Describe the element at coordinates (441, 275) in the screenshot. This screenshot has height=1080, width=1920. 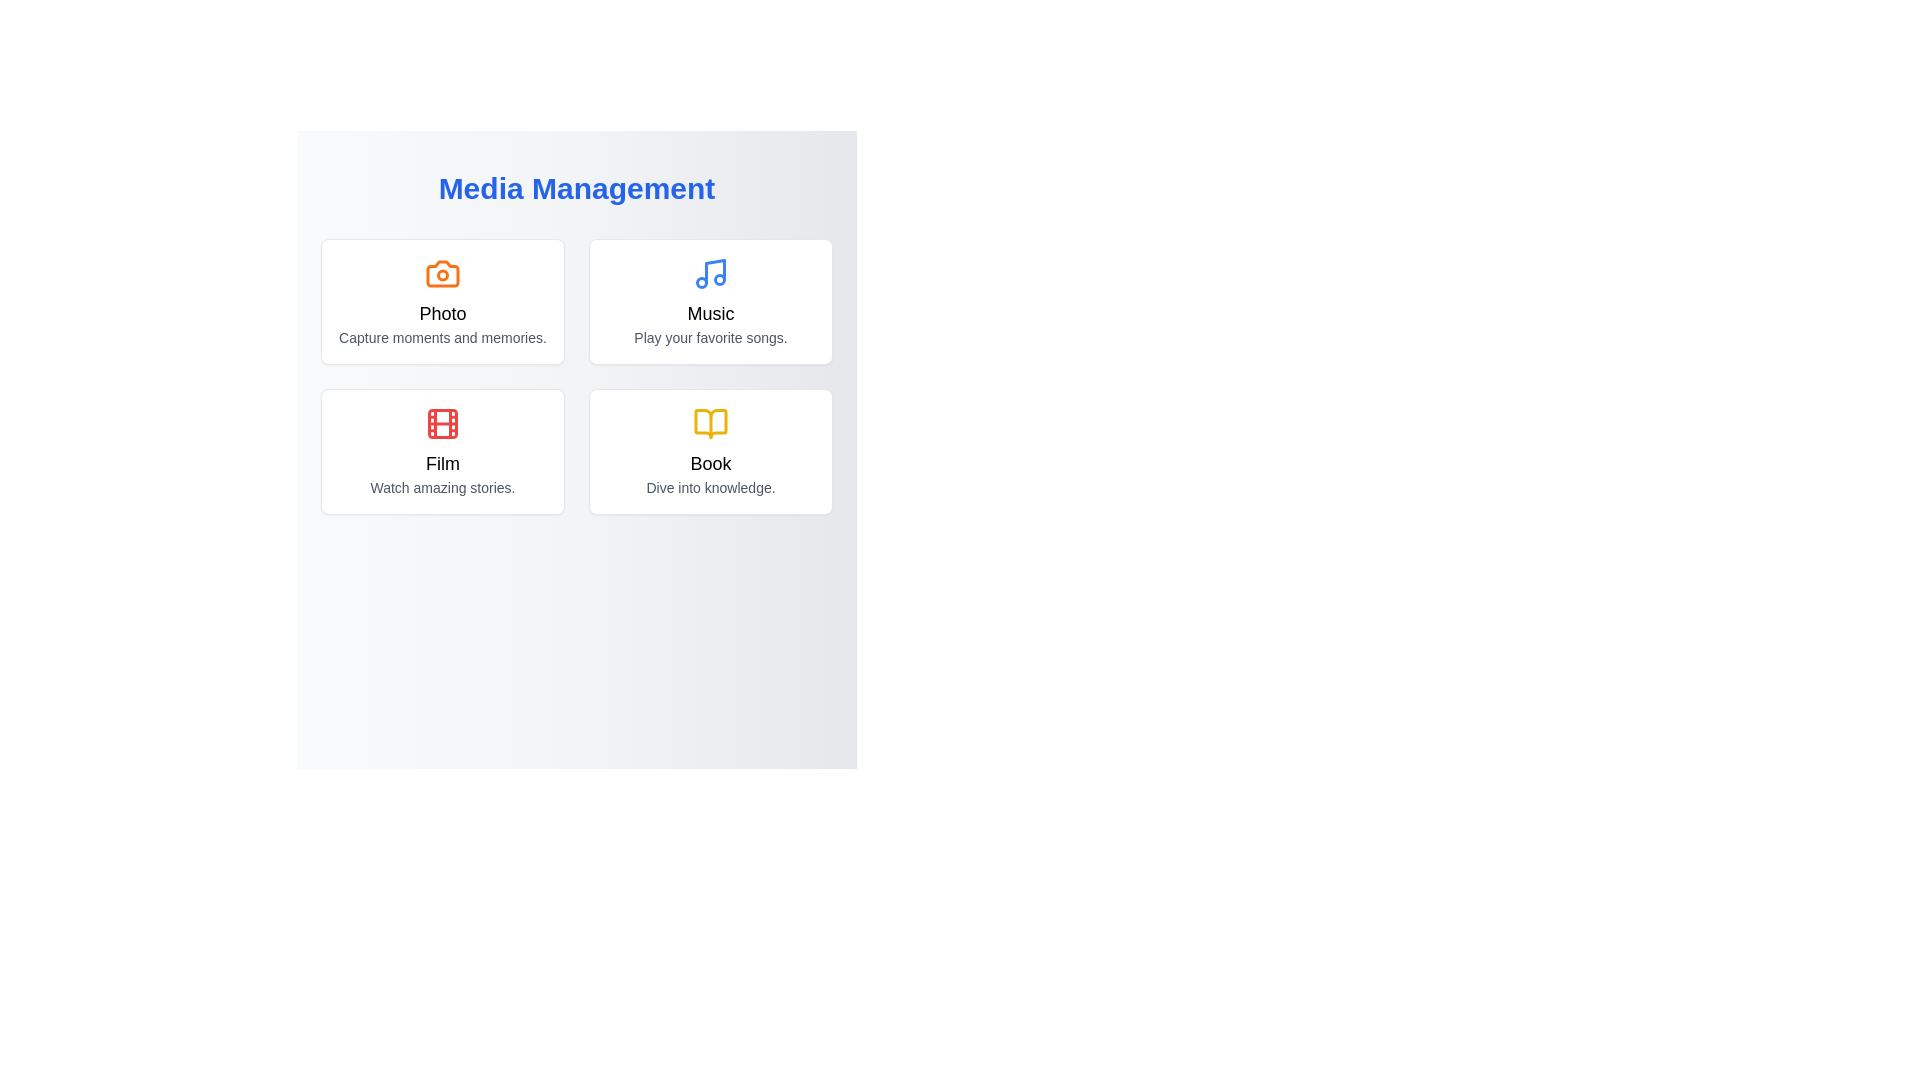
I see `the decorative SVG circle at the center of the camera icon in the top-left card labeled 'Photo' under the 'Media Management' header` at that location.